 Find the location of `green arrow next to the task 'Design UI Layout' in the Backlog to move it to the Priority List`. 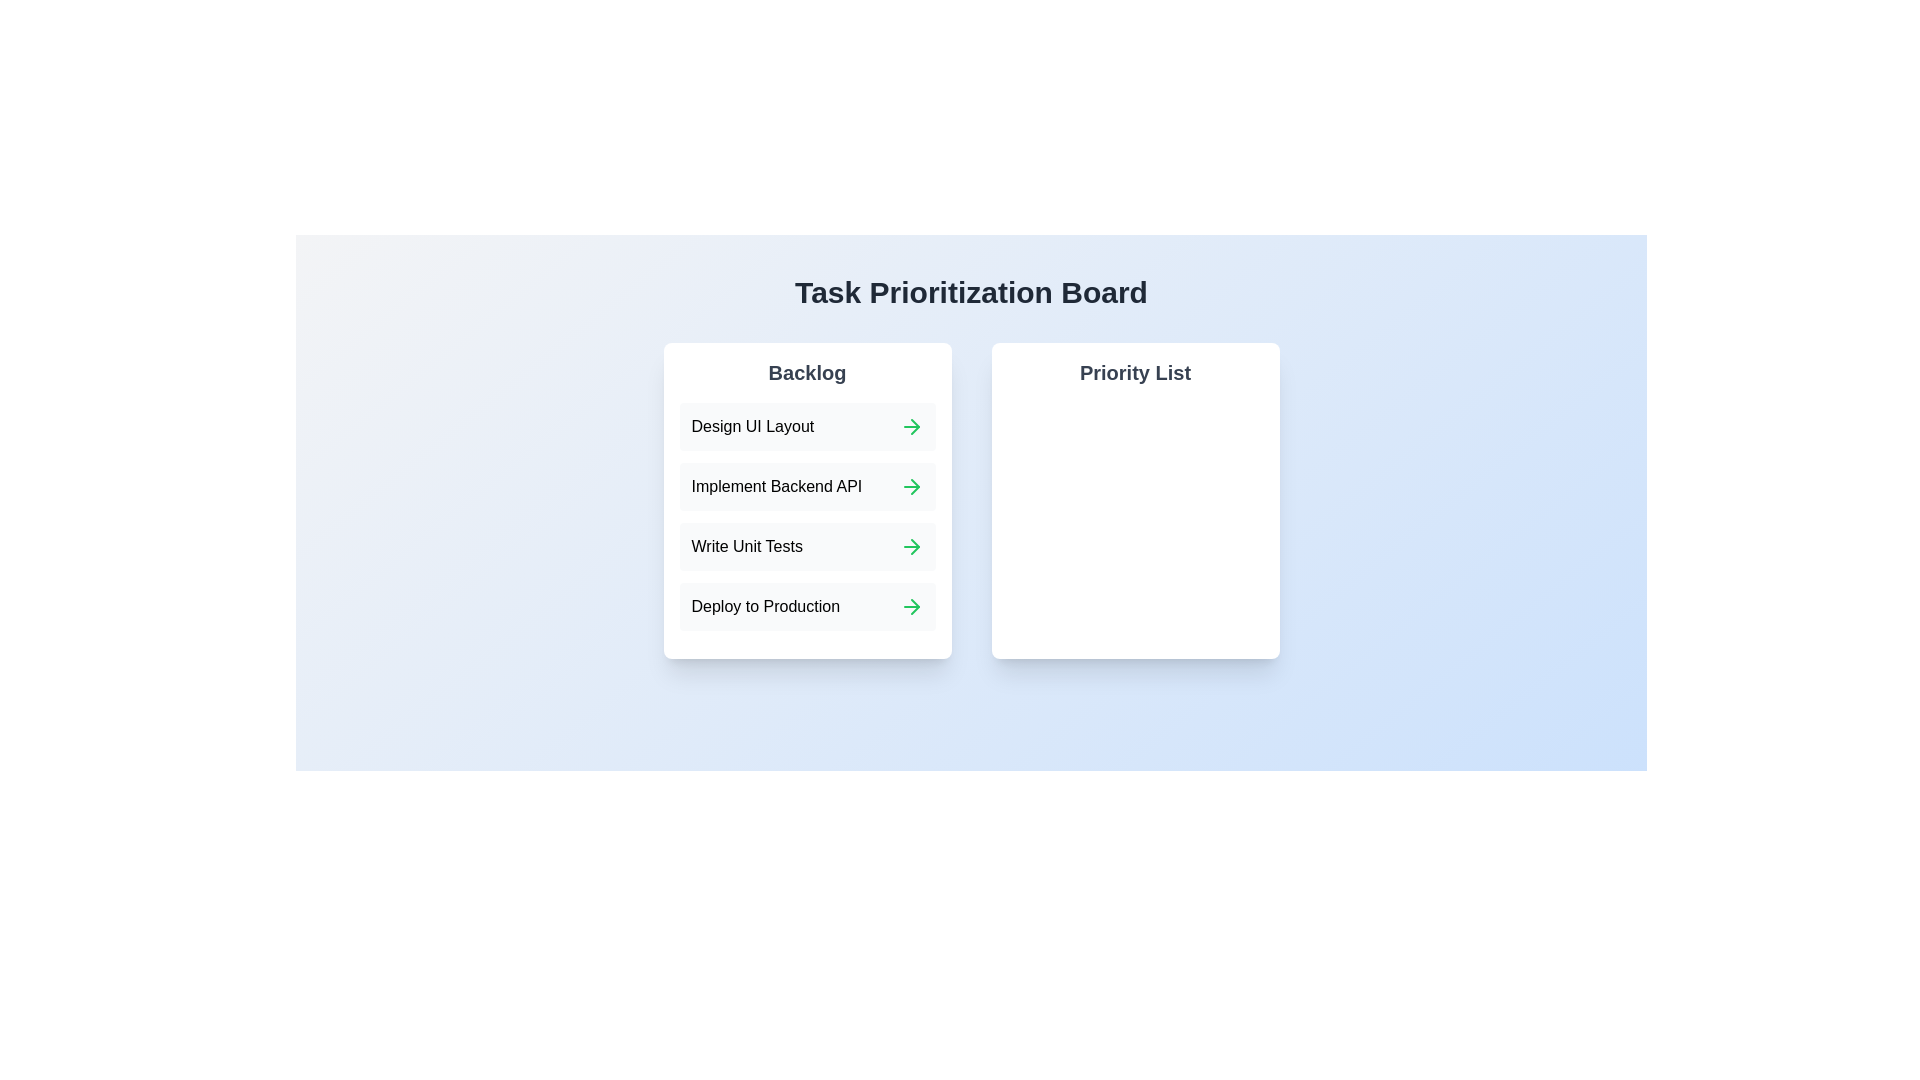

green arrow next to the task 'Design UI Layout' in the Backlog to move it to the Priority List is located at coordinates (910, 426).